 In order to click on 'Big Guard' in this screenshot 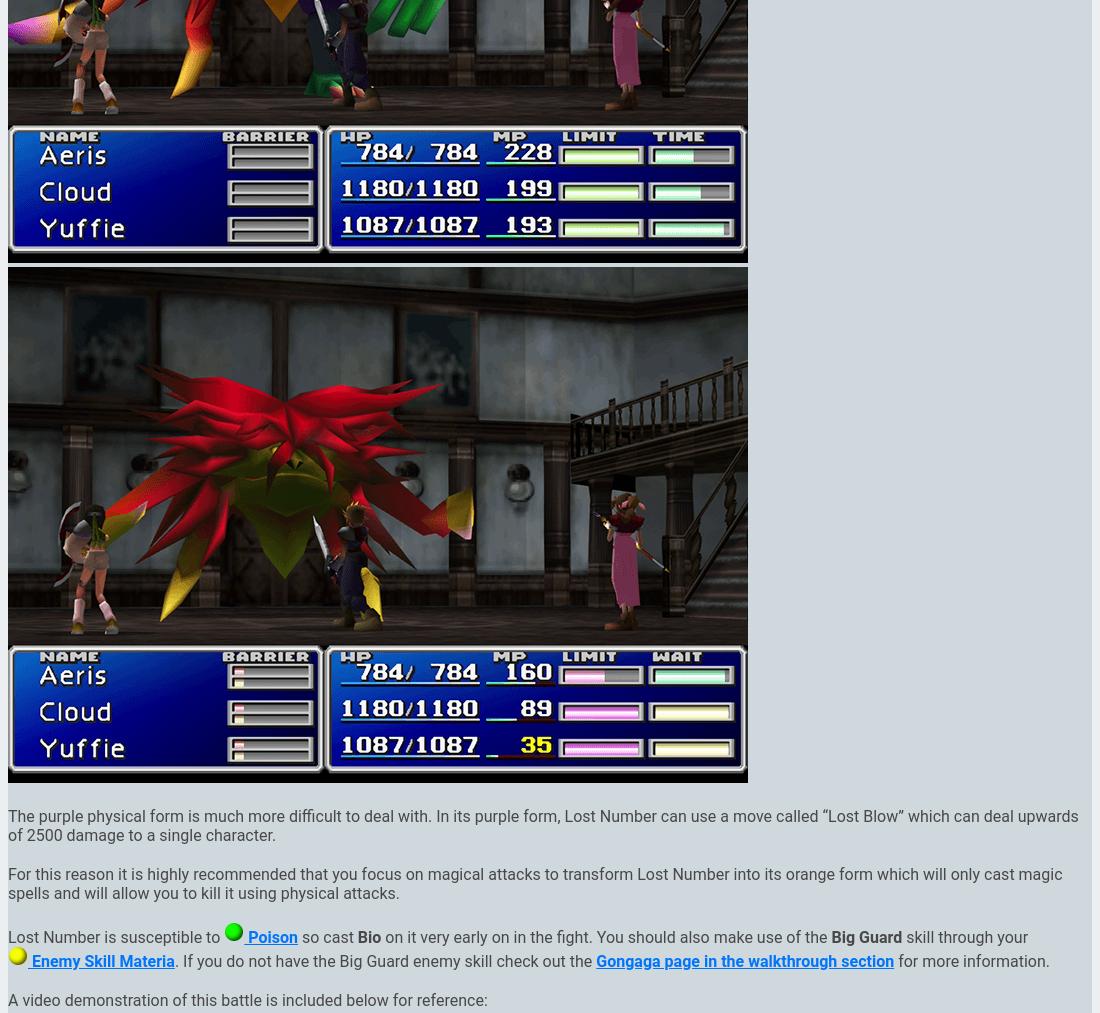, I will do `click(865, 936)`.